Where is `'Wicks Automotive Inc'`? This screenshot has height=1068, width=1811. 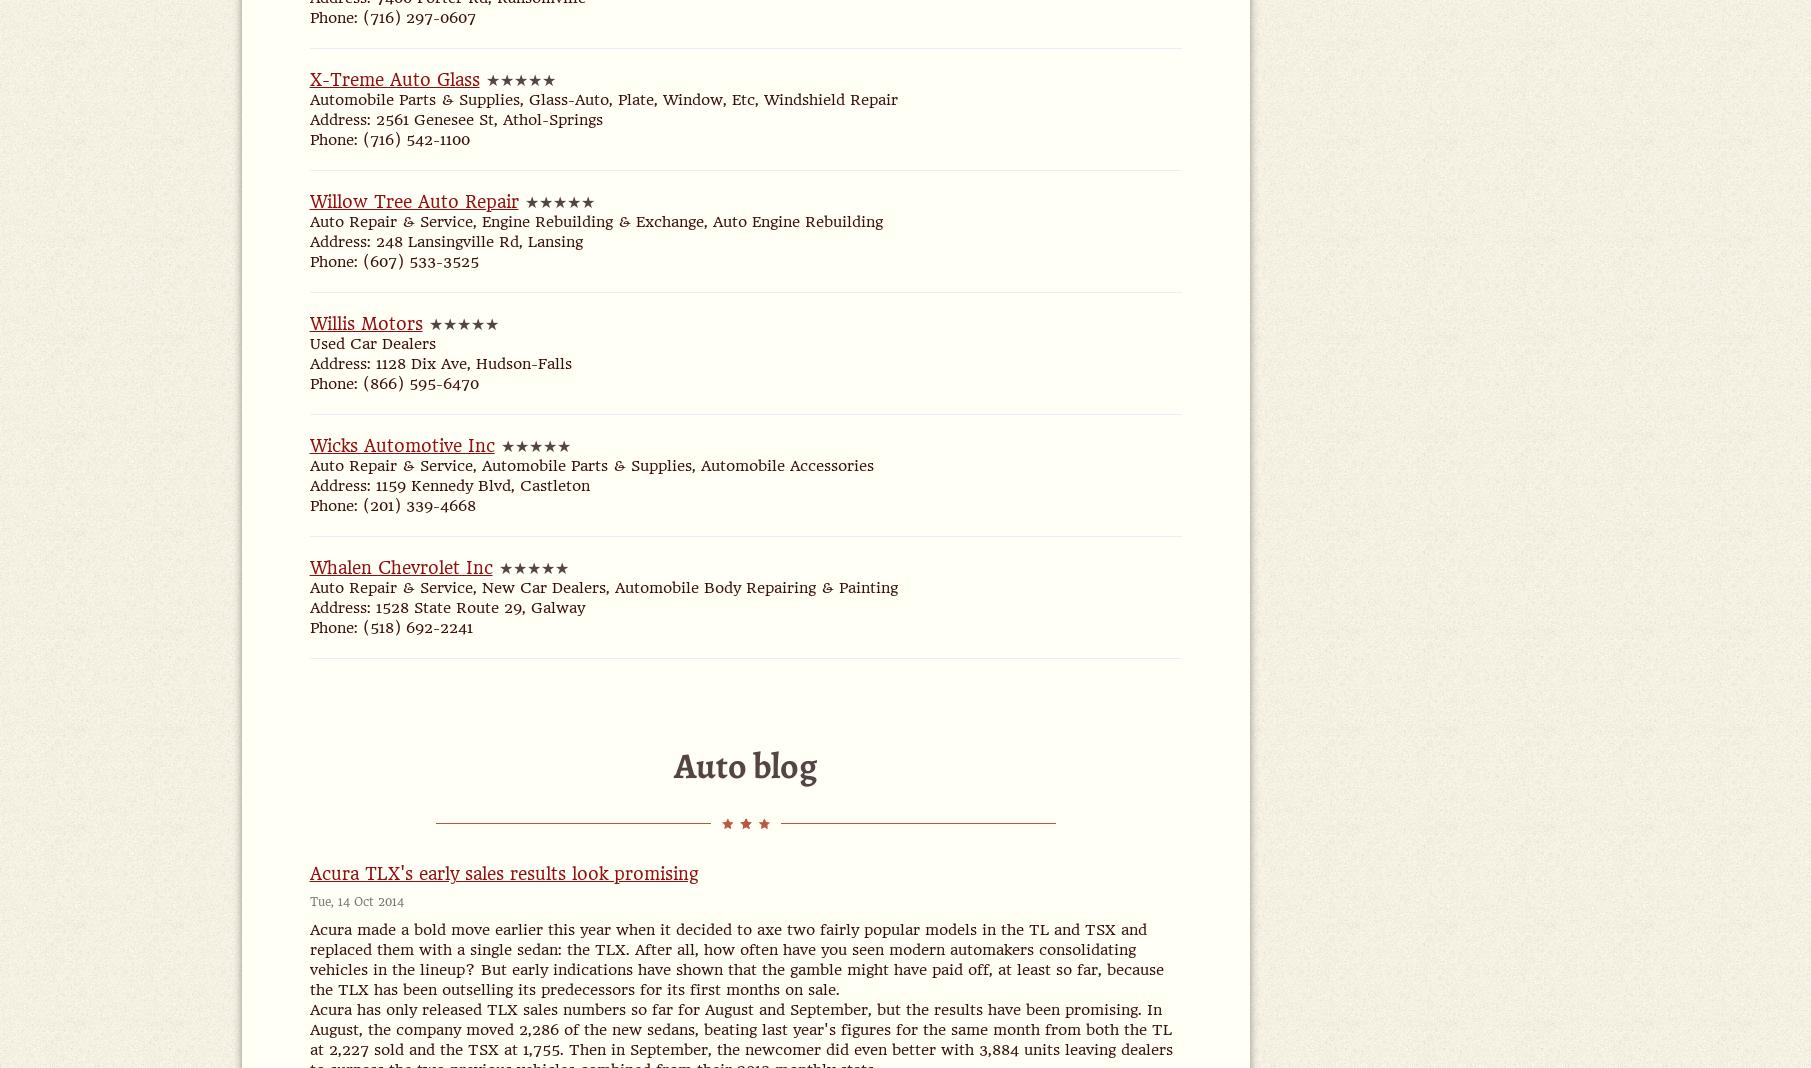 'Wicks Automotive Inc' is located at coordinates (400, 445).